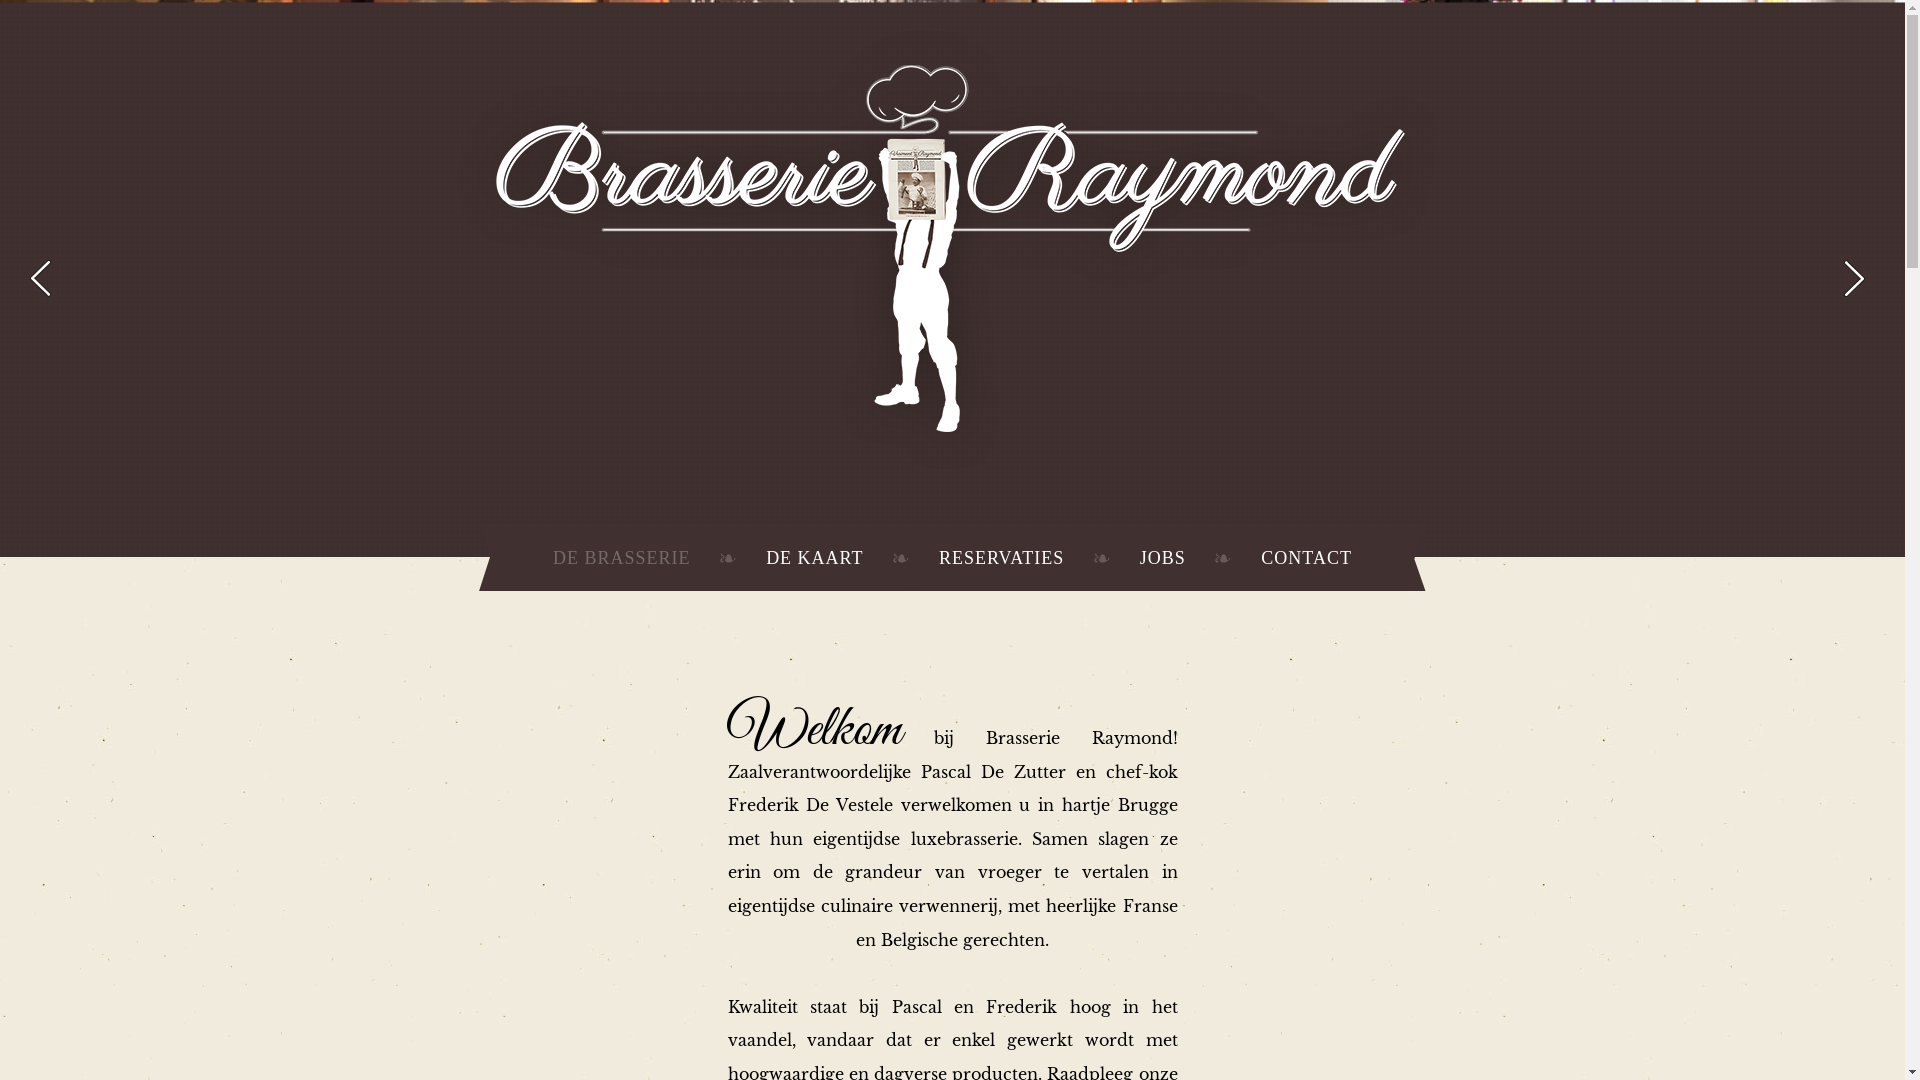 The height and width of the screenshot is (1080, 1920). Describe the element at coordinates (1162, 558) in the screenshot. I see `'JOBS'` at that location.